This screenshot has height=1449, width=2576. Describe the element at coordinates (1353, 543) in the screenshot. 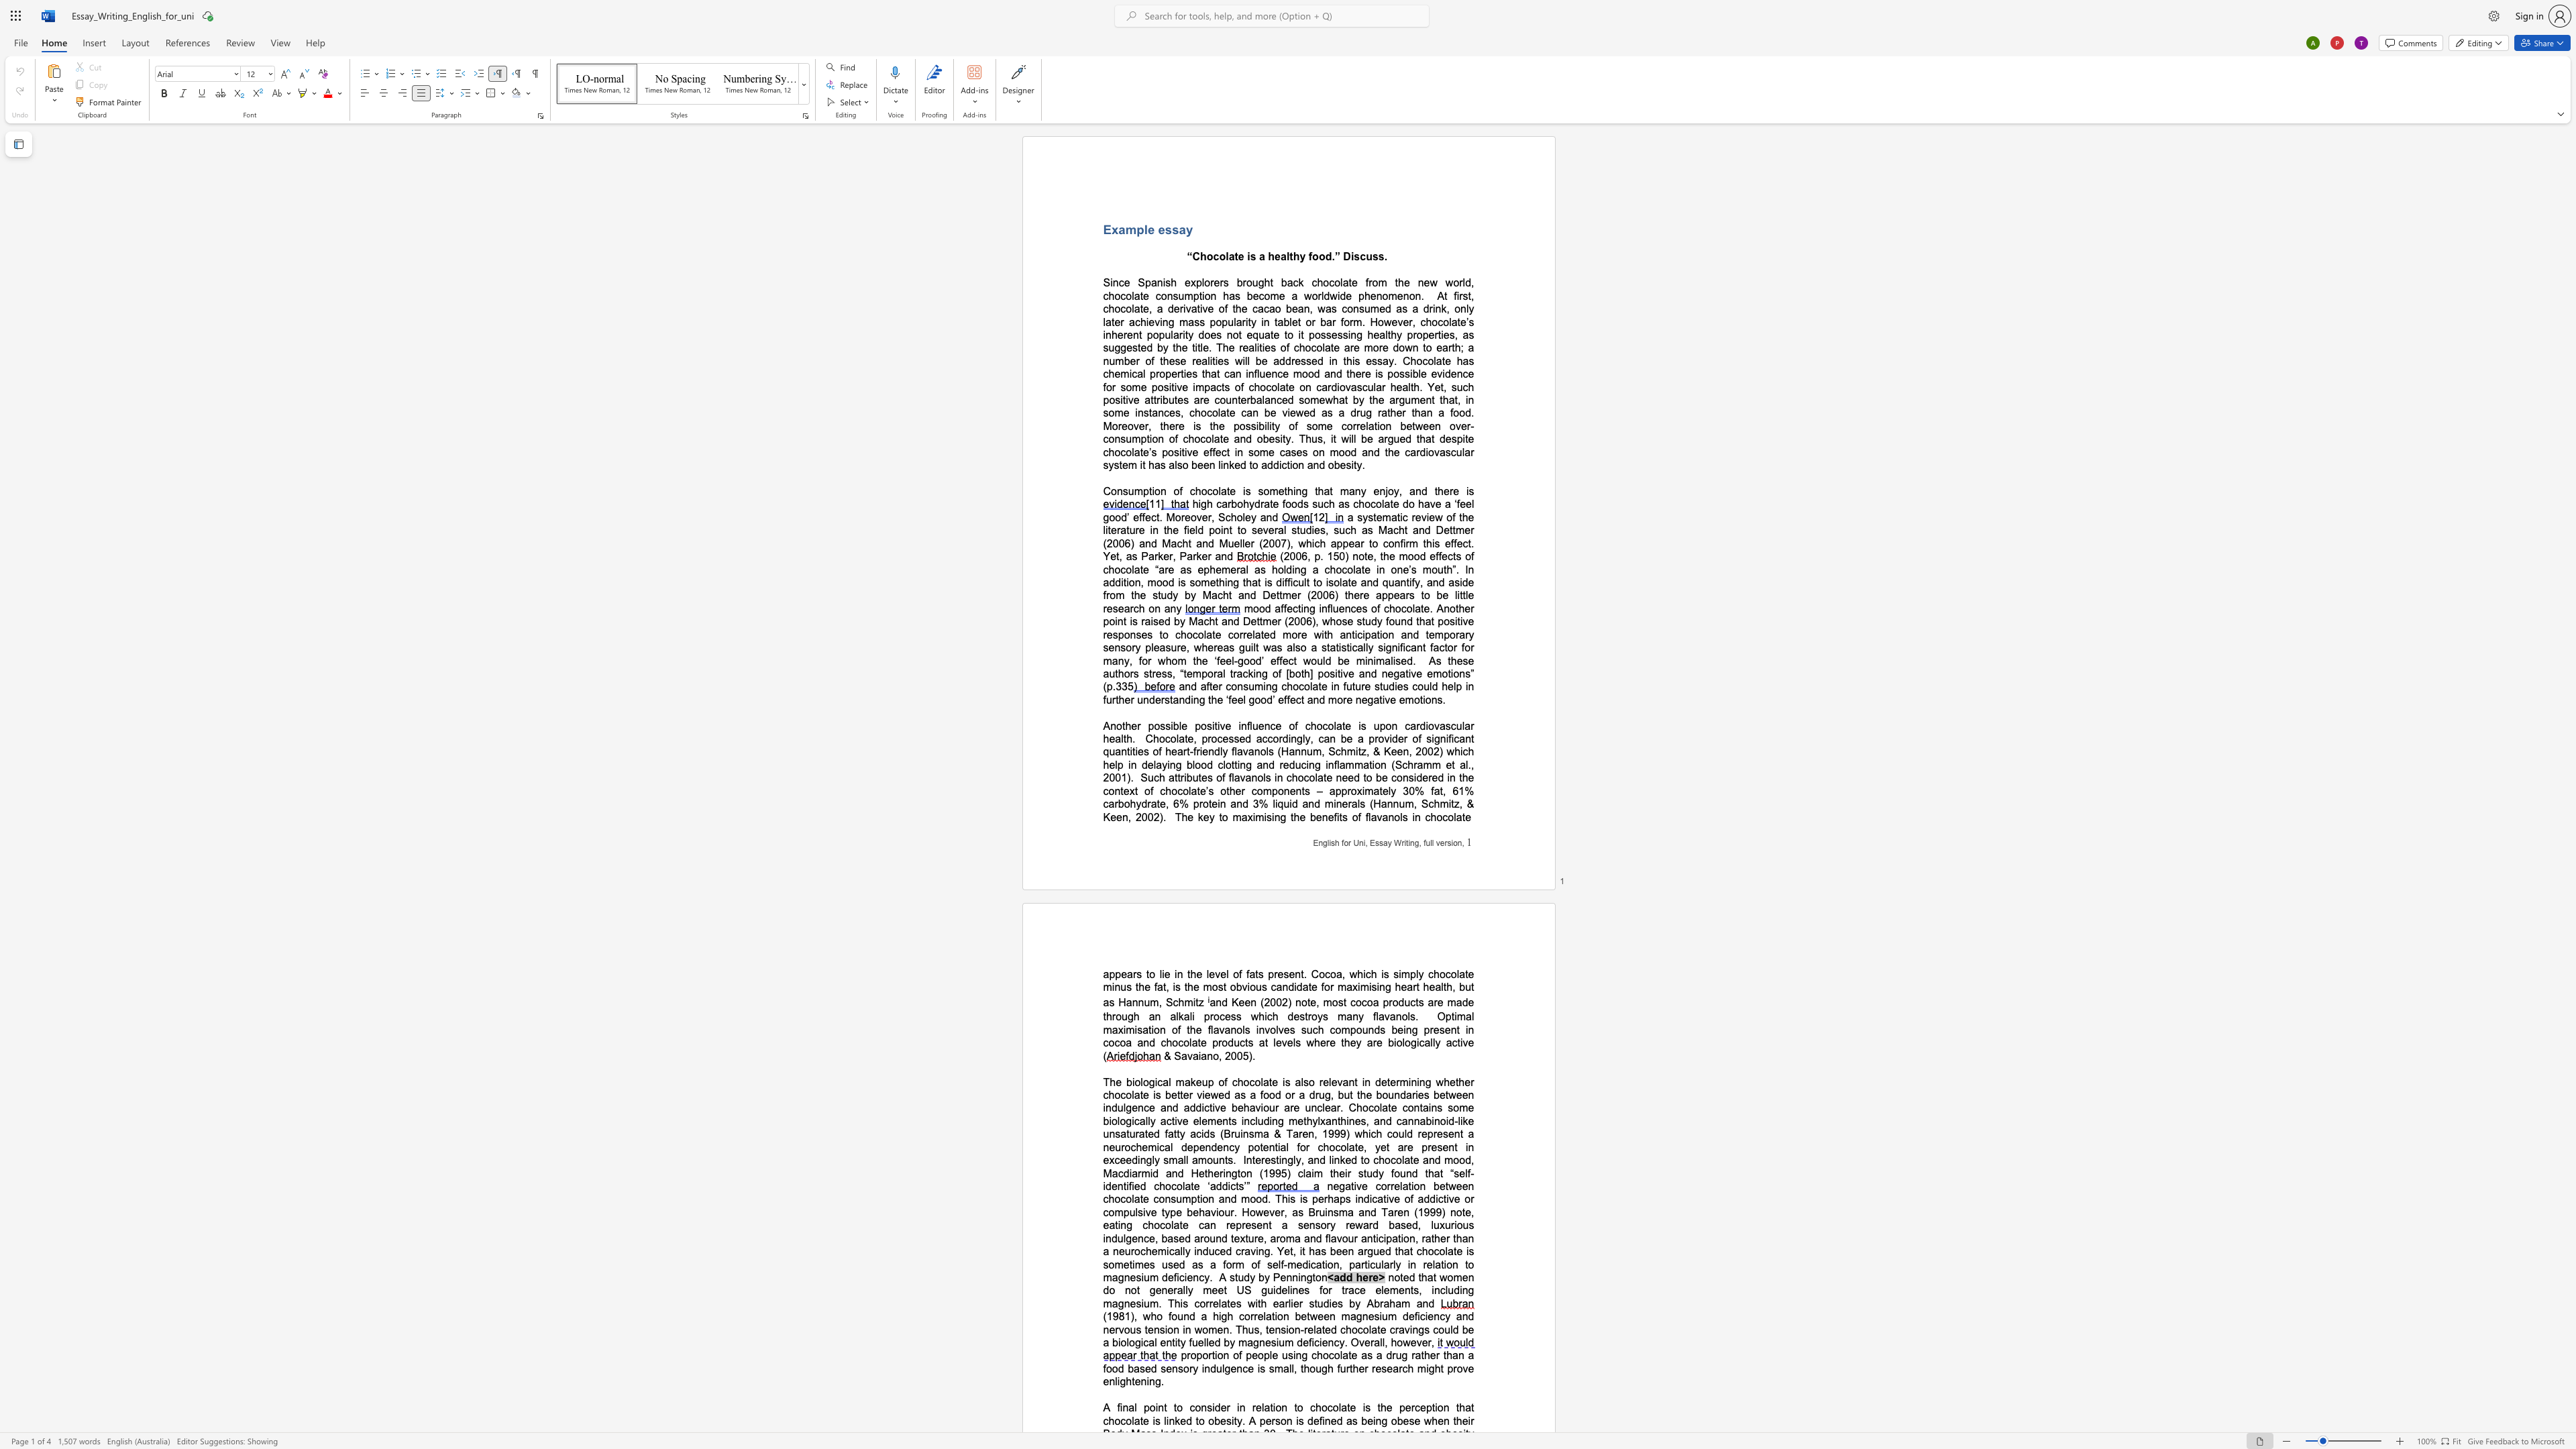

I see `the space between the continuous character "e" and "a" in the text` at that location.